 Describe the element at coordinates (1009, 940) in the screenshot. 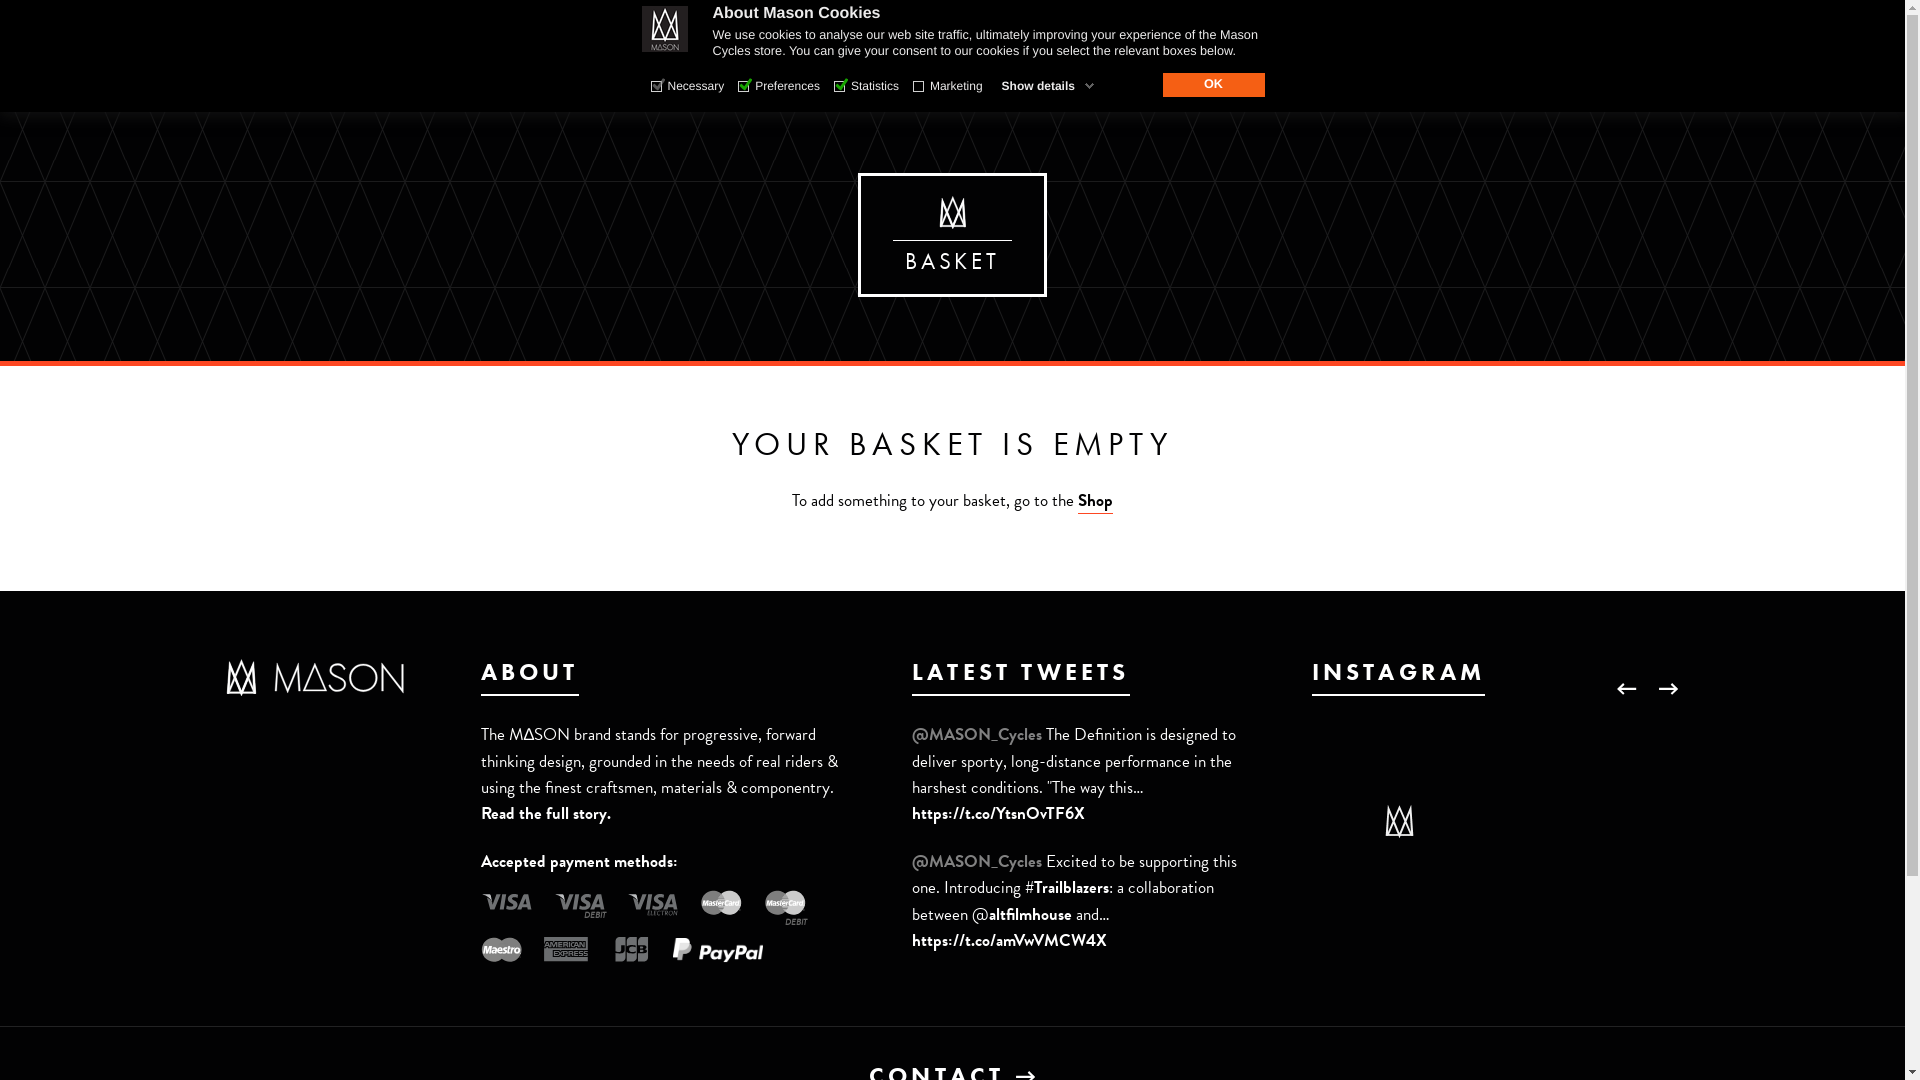

I see `'https://t.co/amVwVMCW4X'` at that location.